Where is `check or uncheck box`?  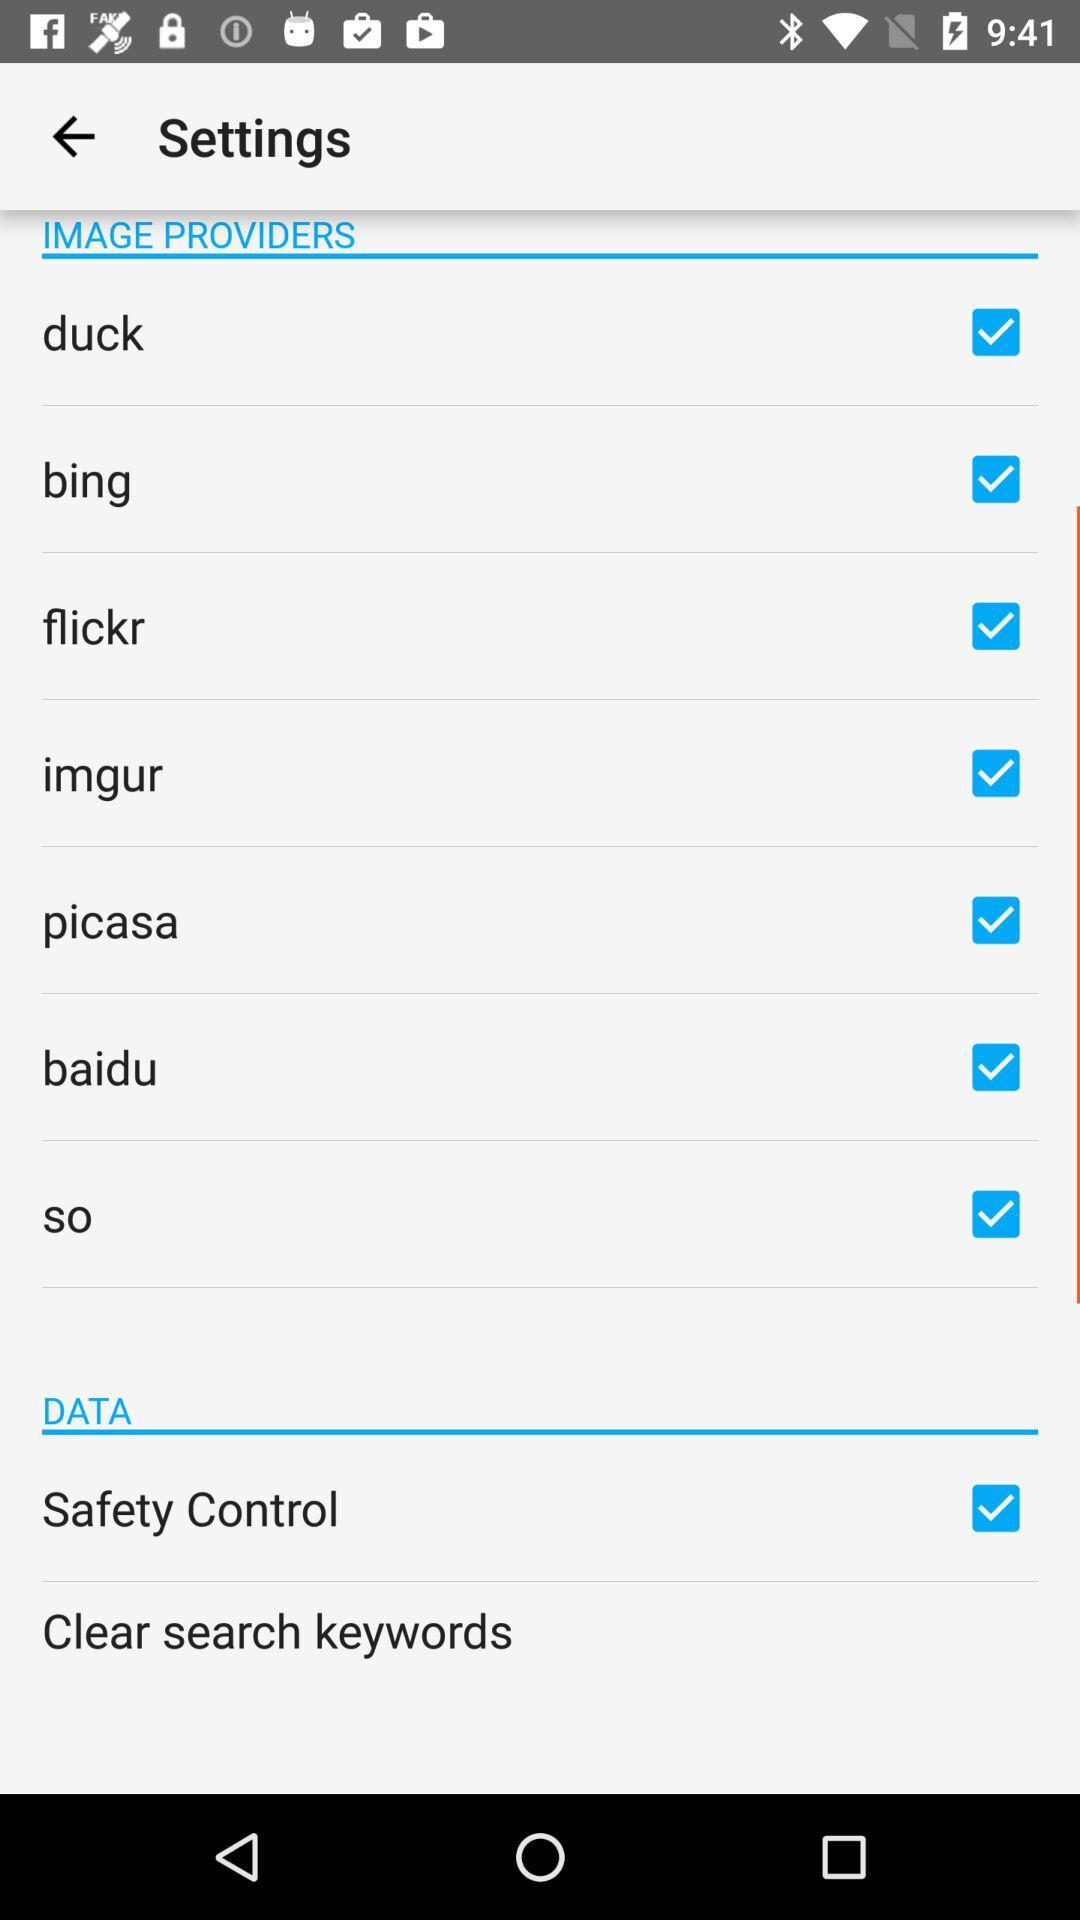
check or uncheck box is located at coordinates (995, 331).